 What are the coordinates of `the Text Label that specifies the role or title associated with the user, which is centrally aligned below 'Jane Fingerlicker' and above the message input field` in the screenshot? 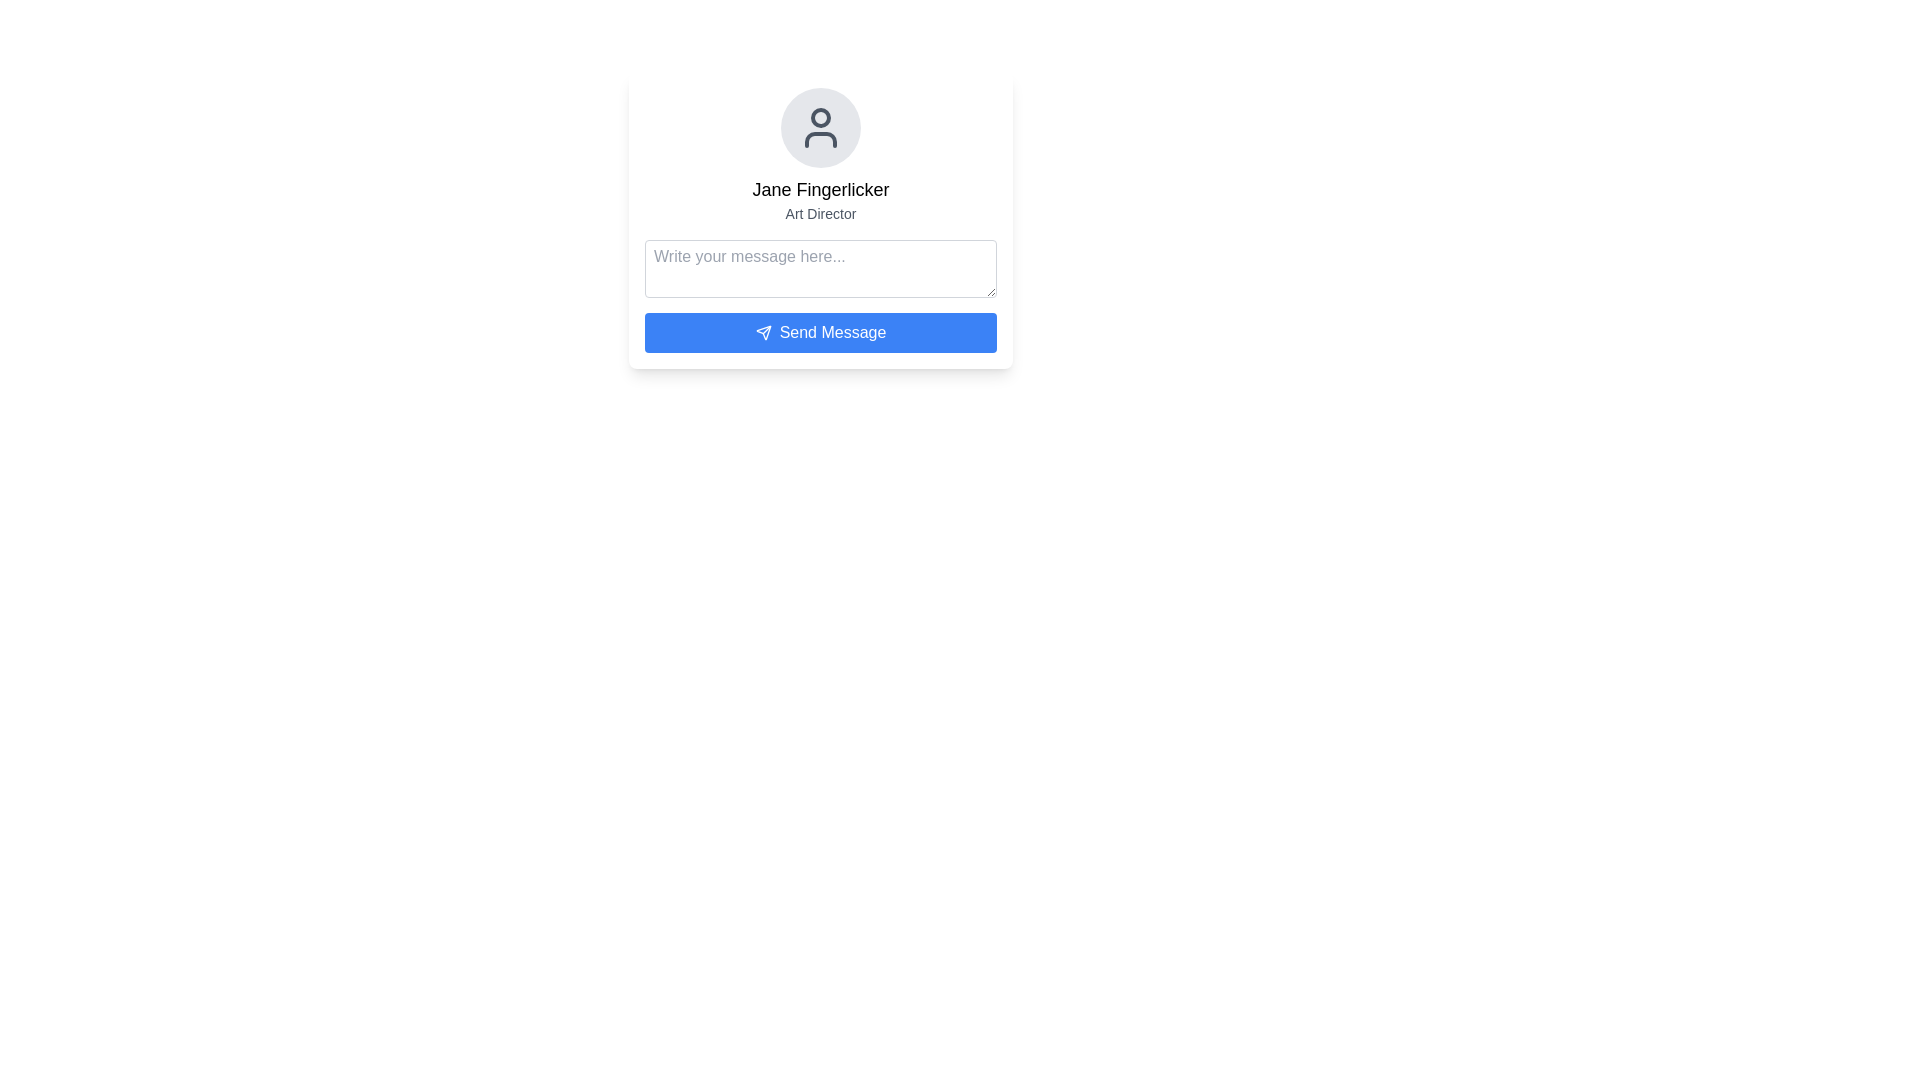 It's located at (820, 213).